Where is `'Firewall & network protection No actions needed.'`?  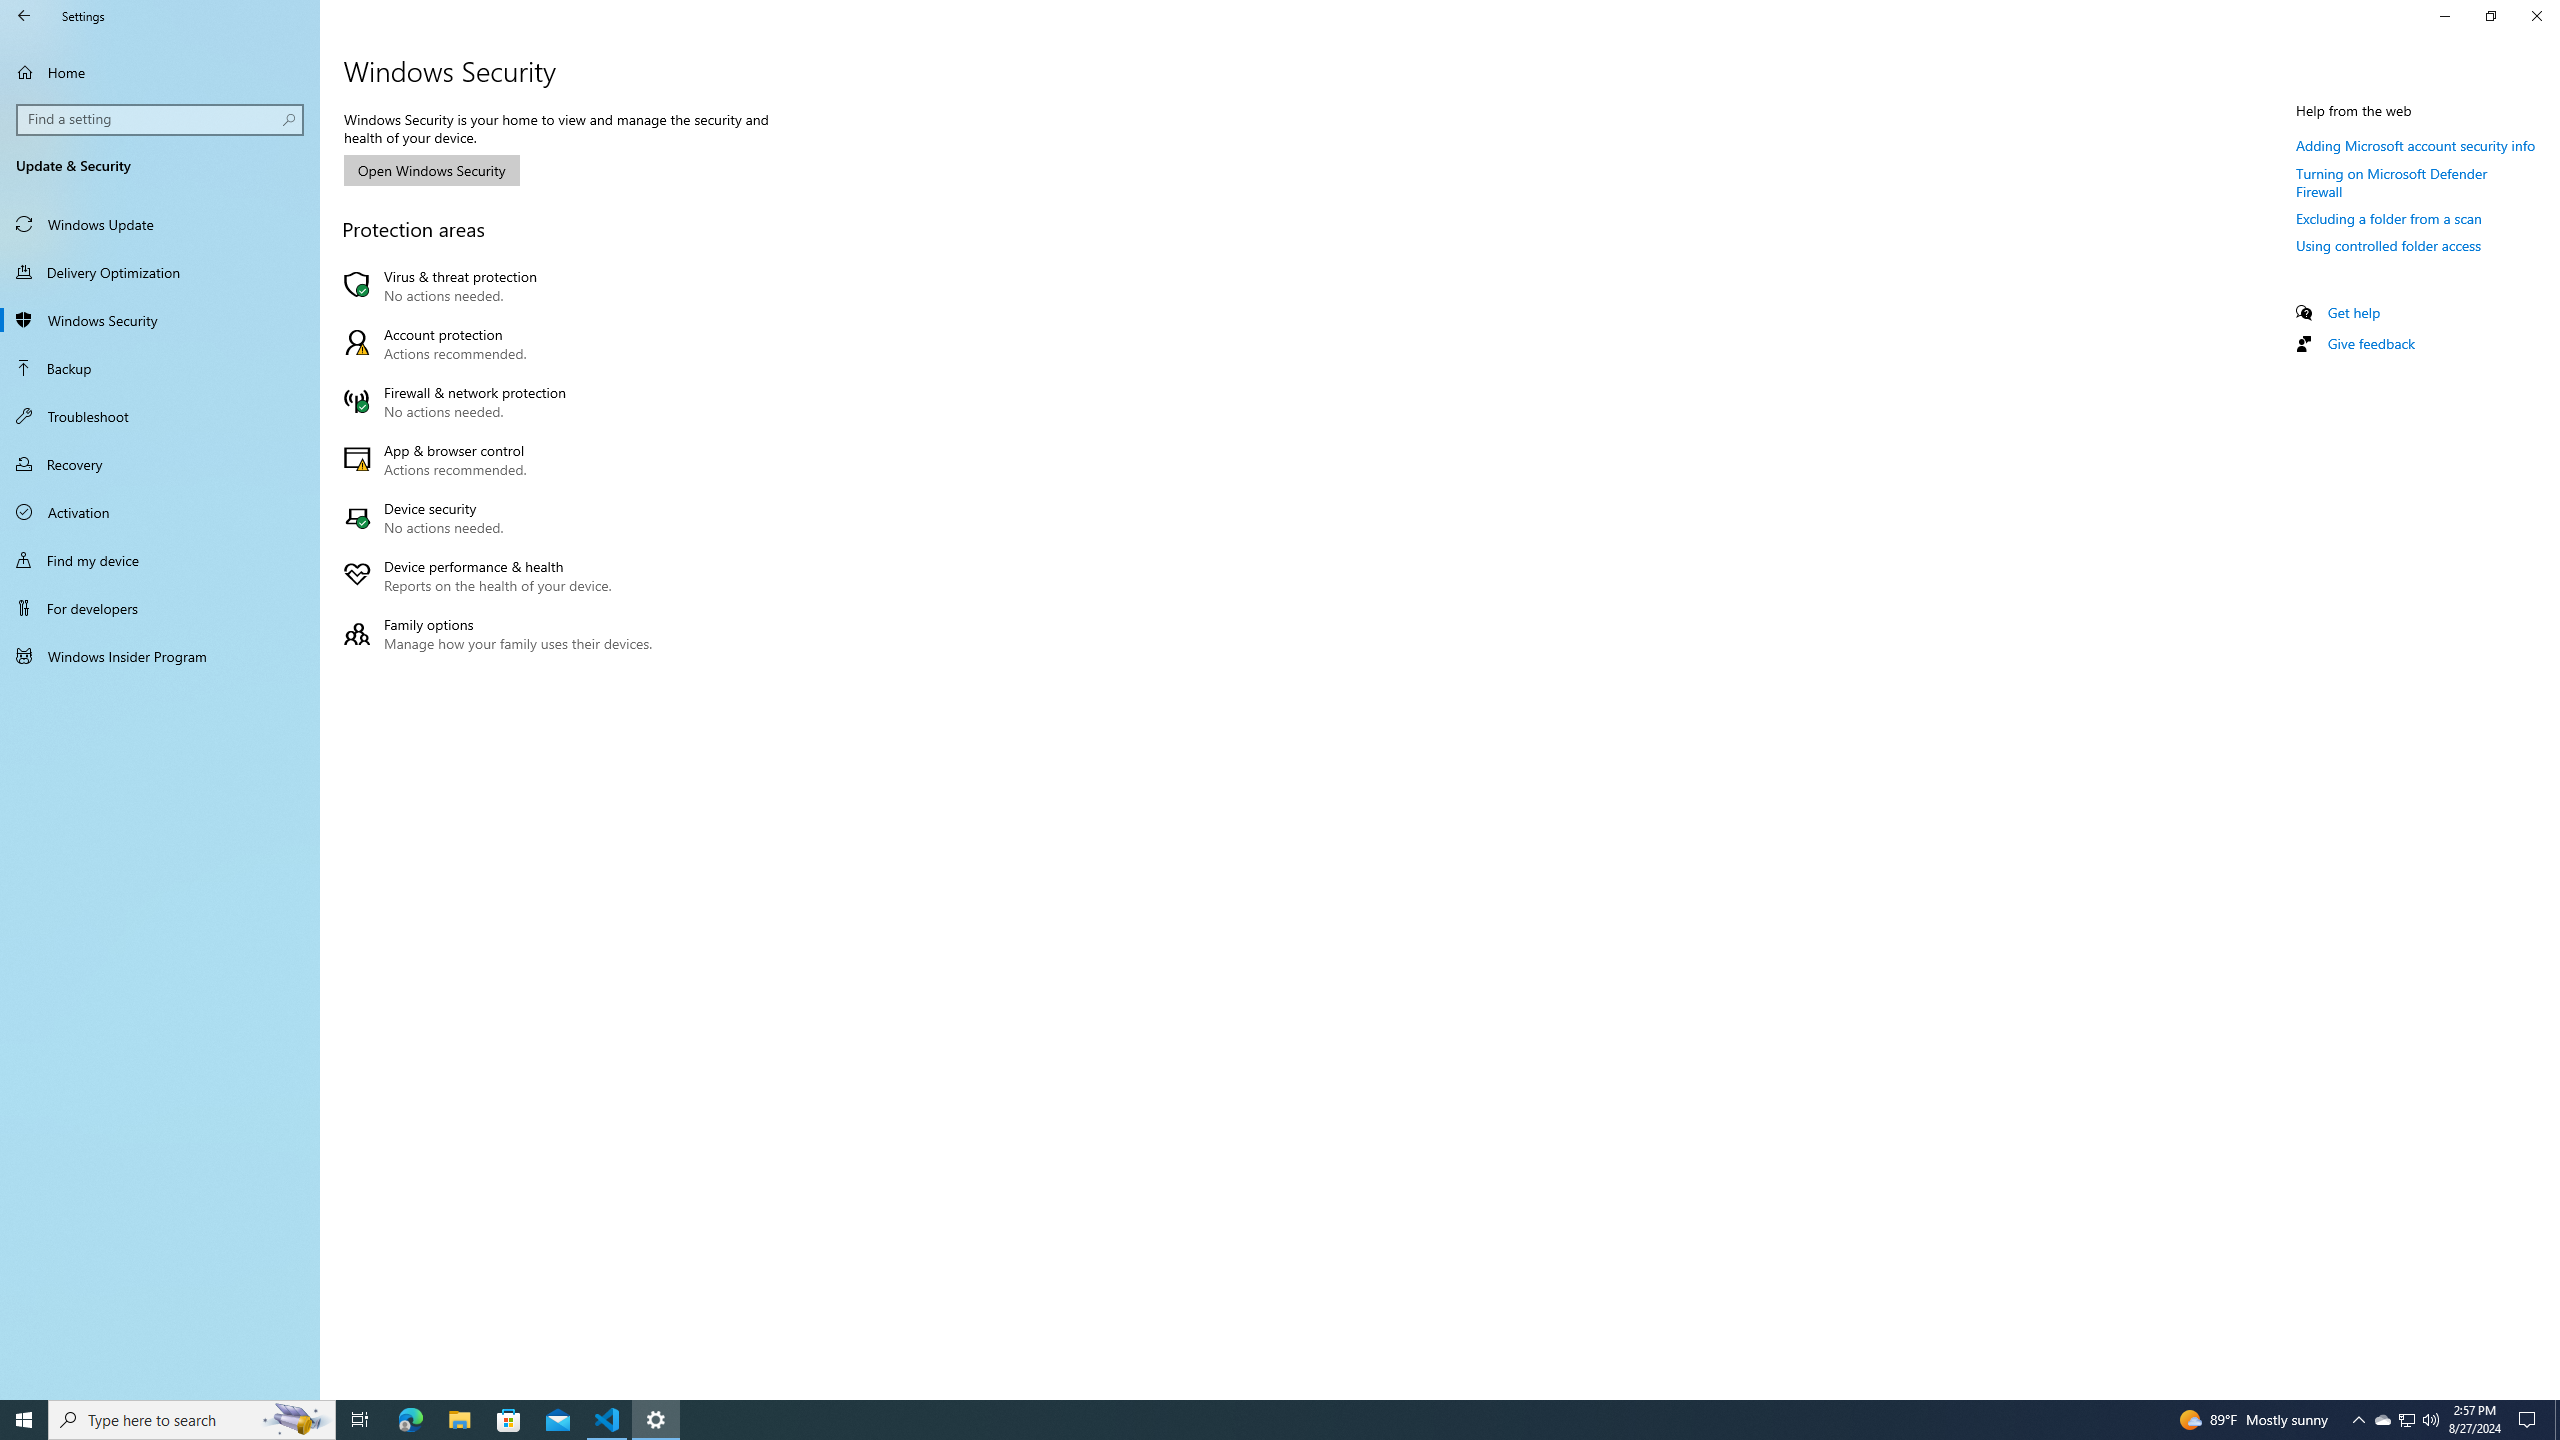
'Firewall & network protection No actions needed.' is located at coordinates (502, 401).